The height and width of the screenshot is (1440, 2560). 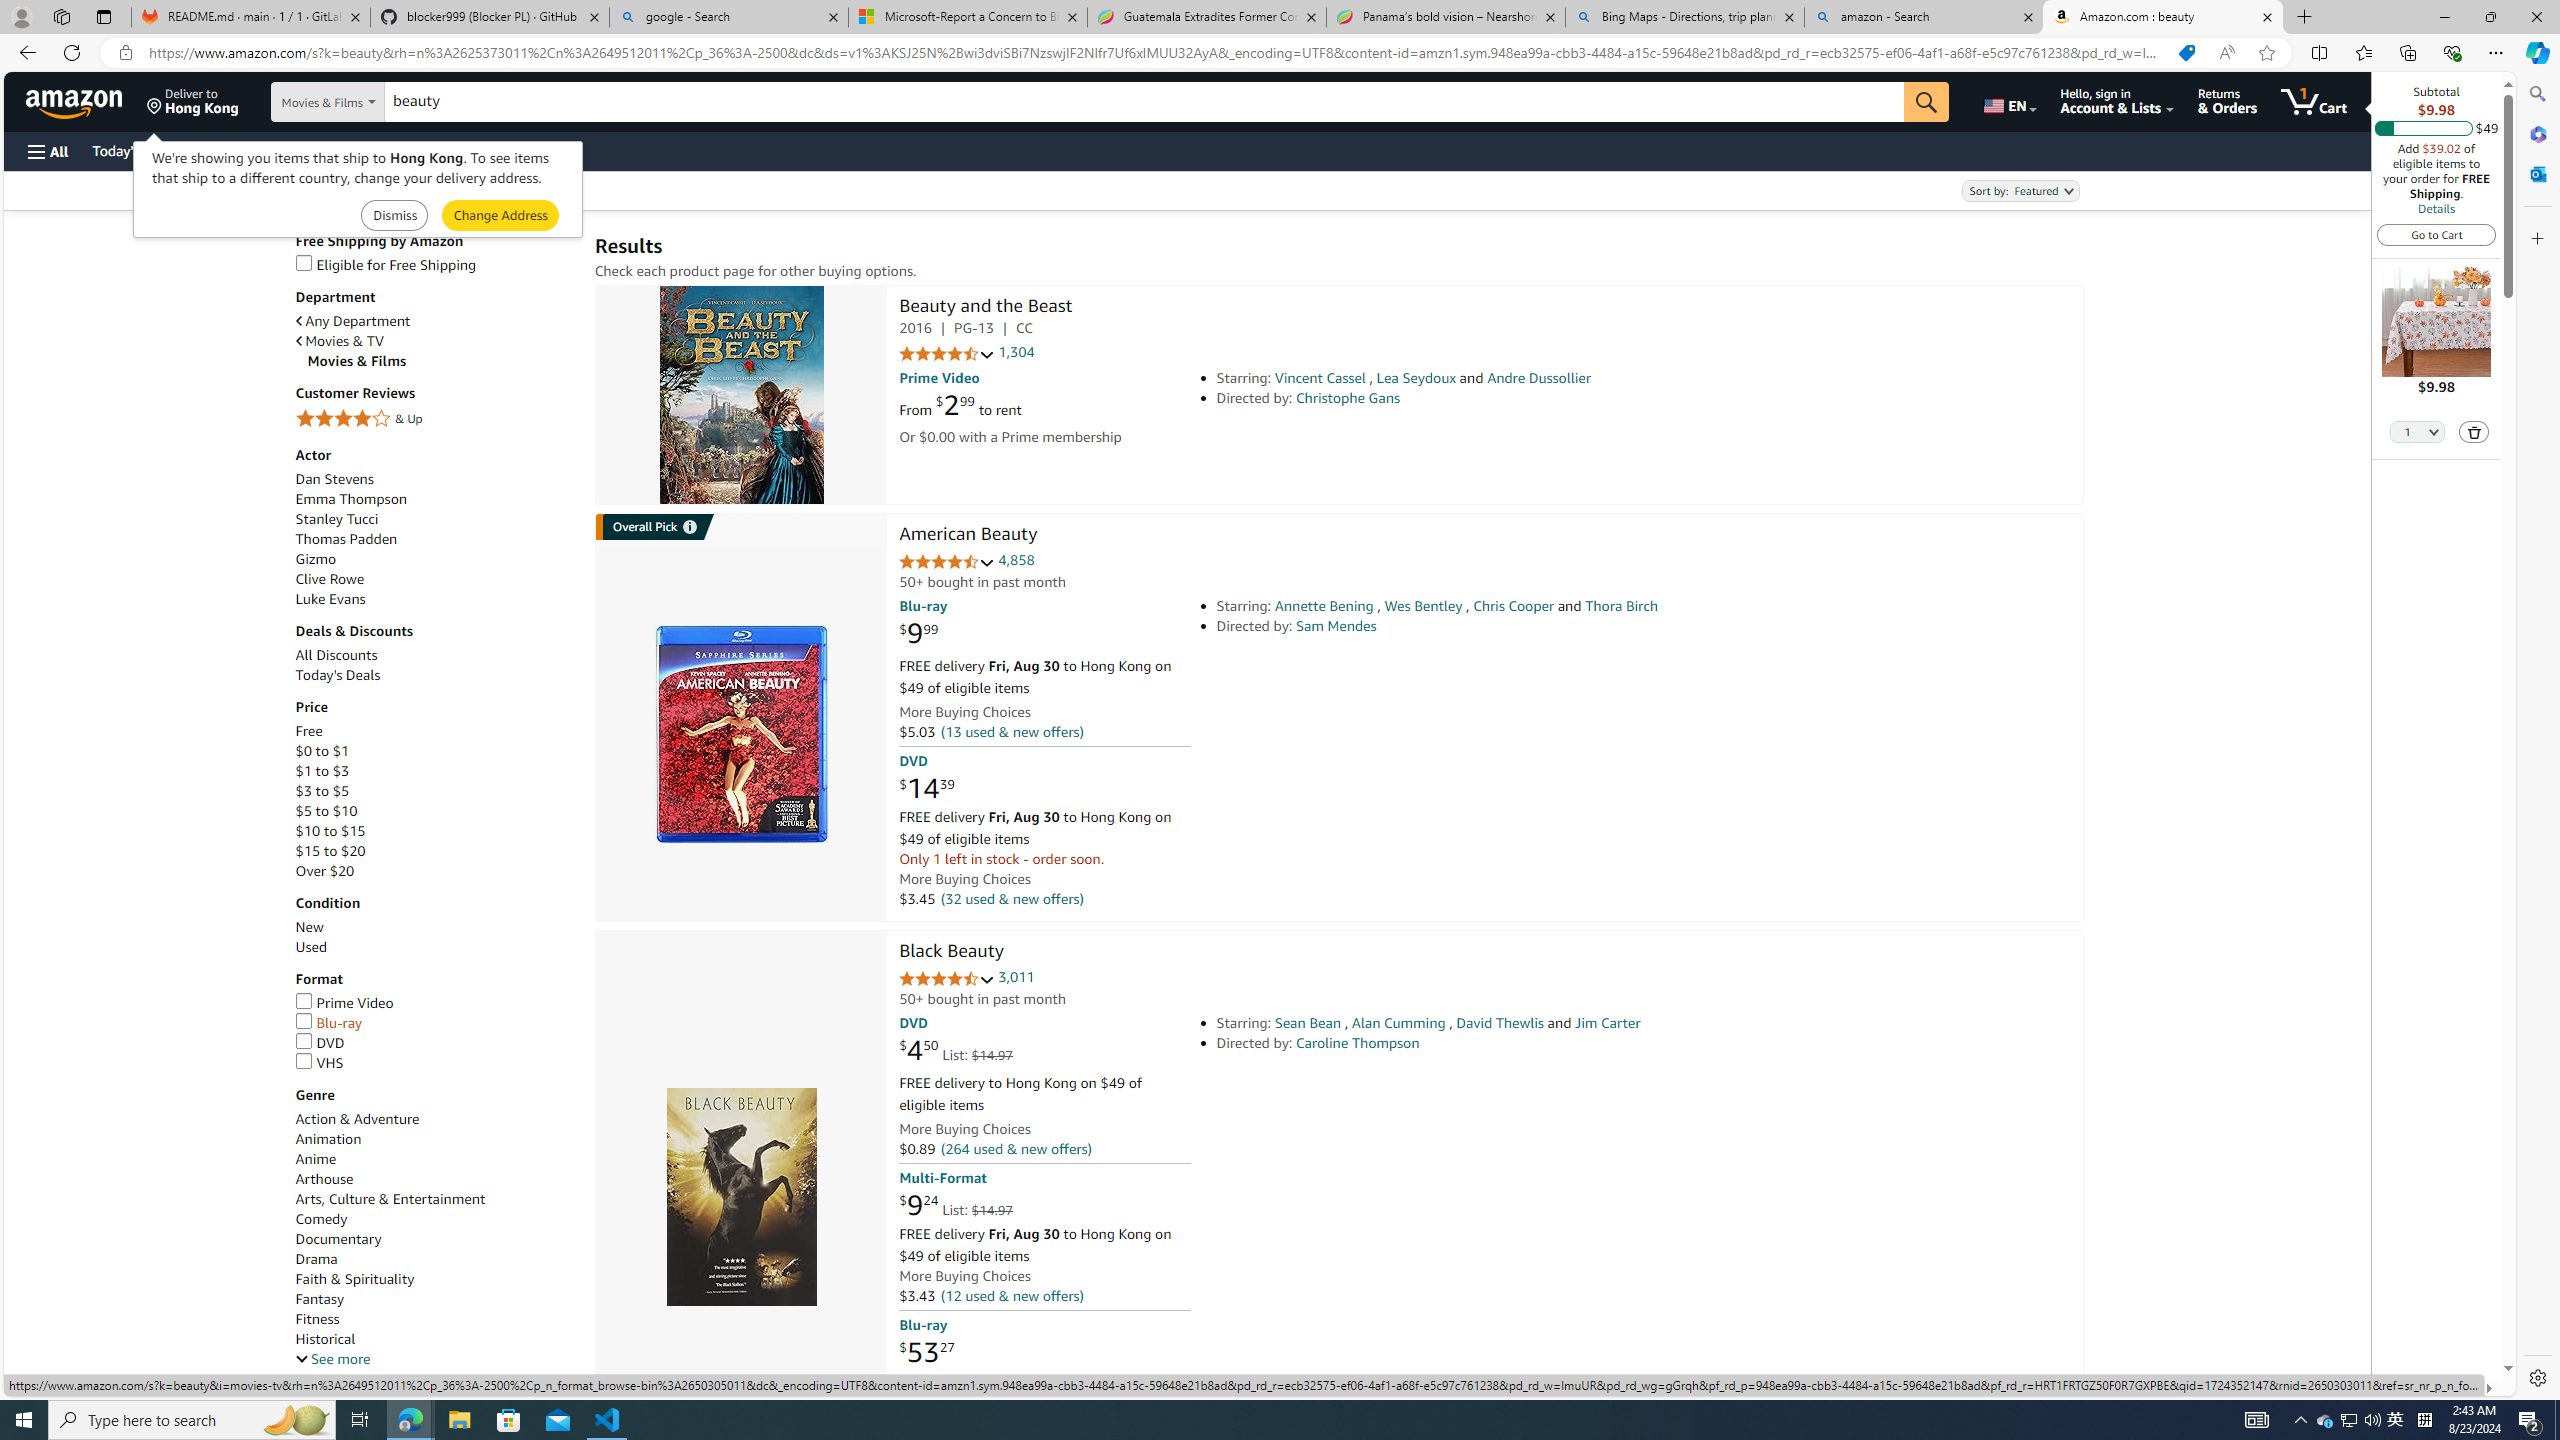 I want to click on '$1 to $3', so click(x=322, y=770).